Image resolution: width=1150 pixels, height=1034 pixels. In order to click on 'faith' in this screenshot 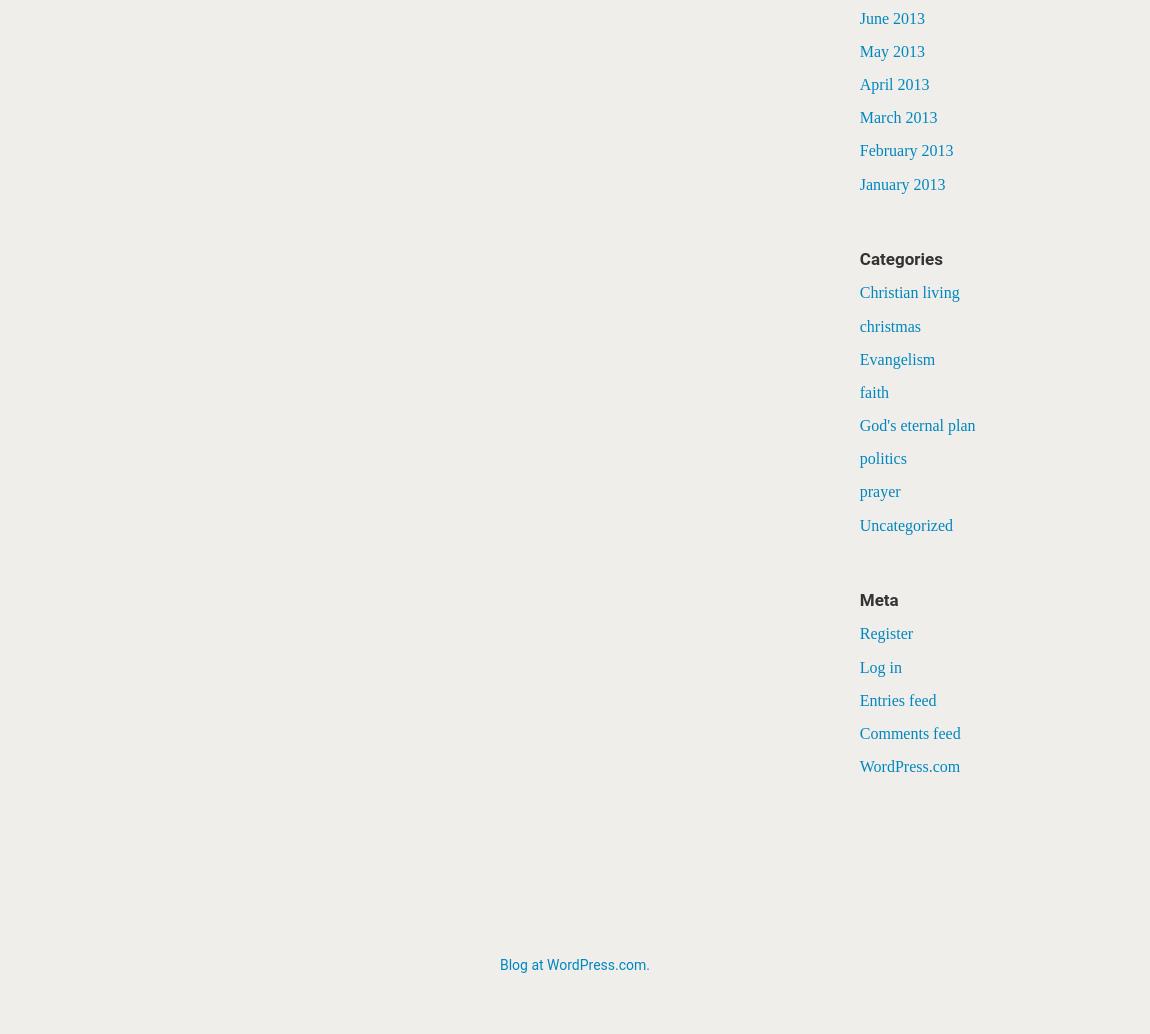, I will do `click(874, 390)`.